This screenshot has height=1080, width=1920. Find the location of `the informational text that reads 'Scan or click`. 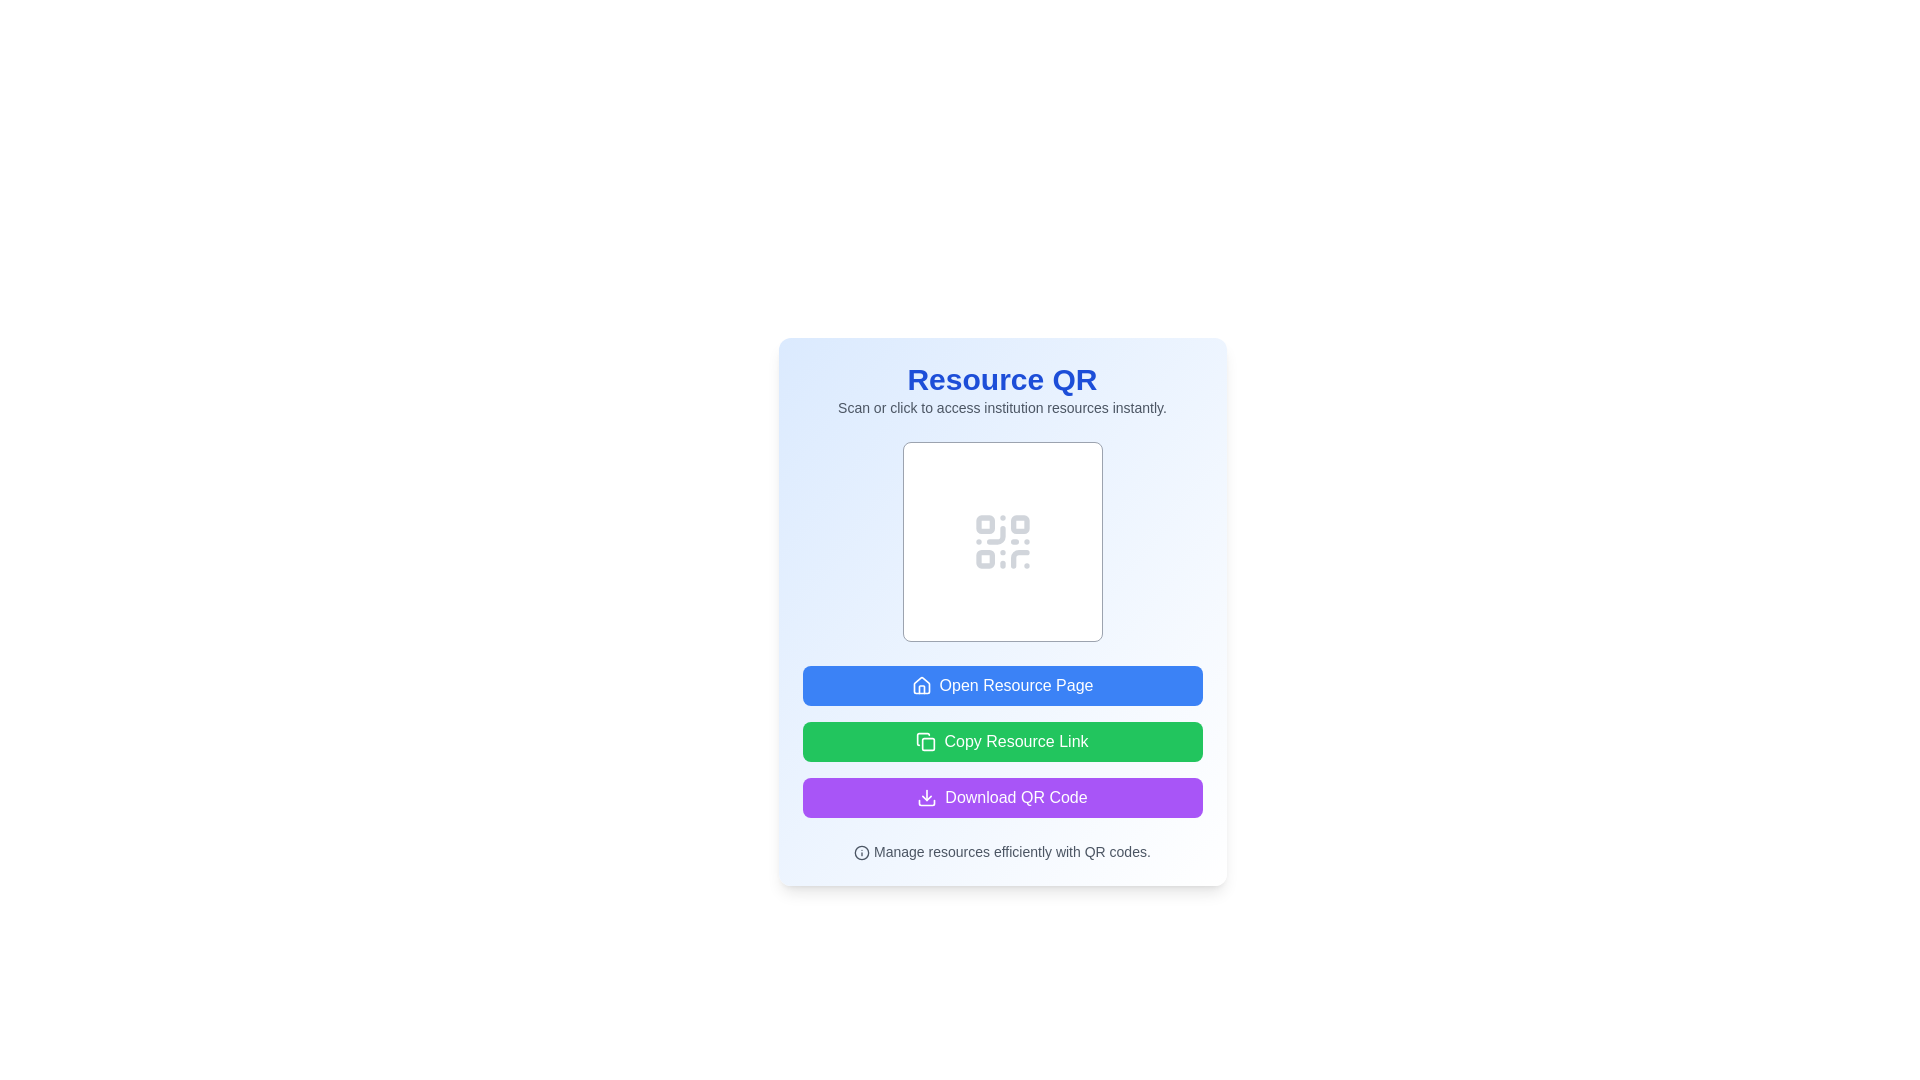

the informational text that reads 'Scan or click is located at coordinates (1002, 407).